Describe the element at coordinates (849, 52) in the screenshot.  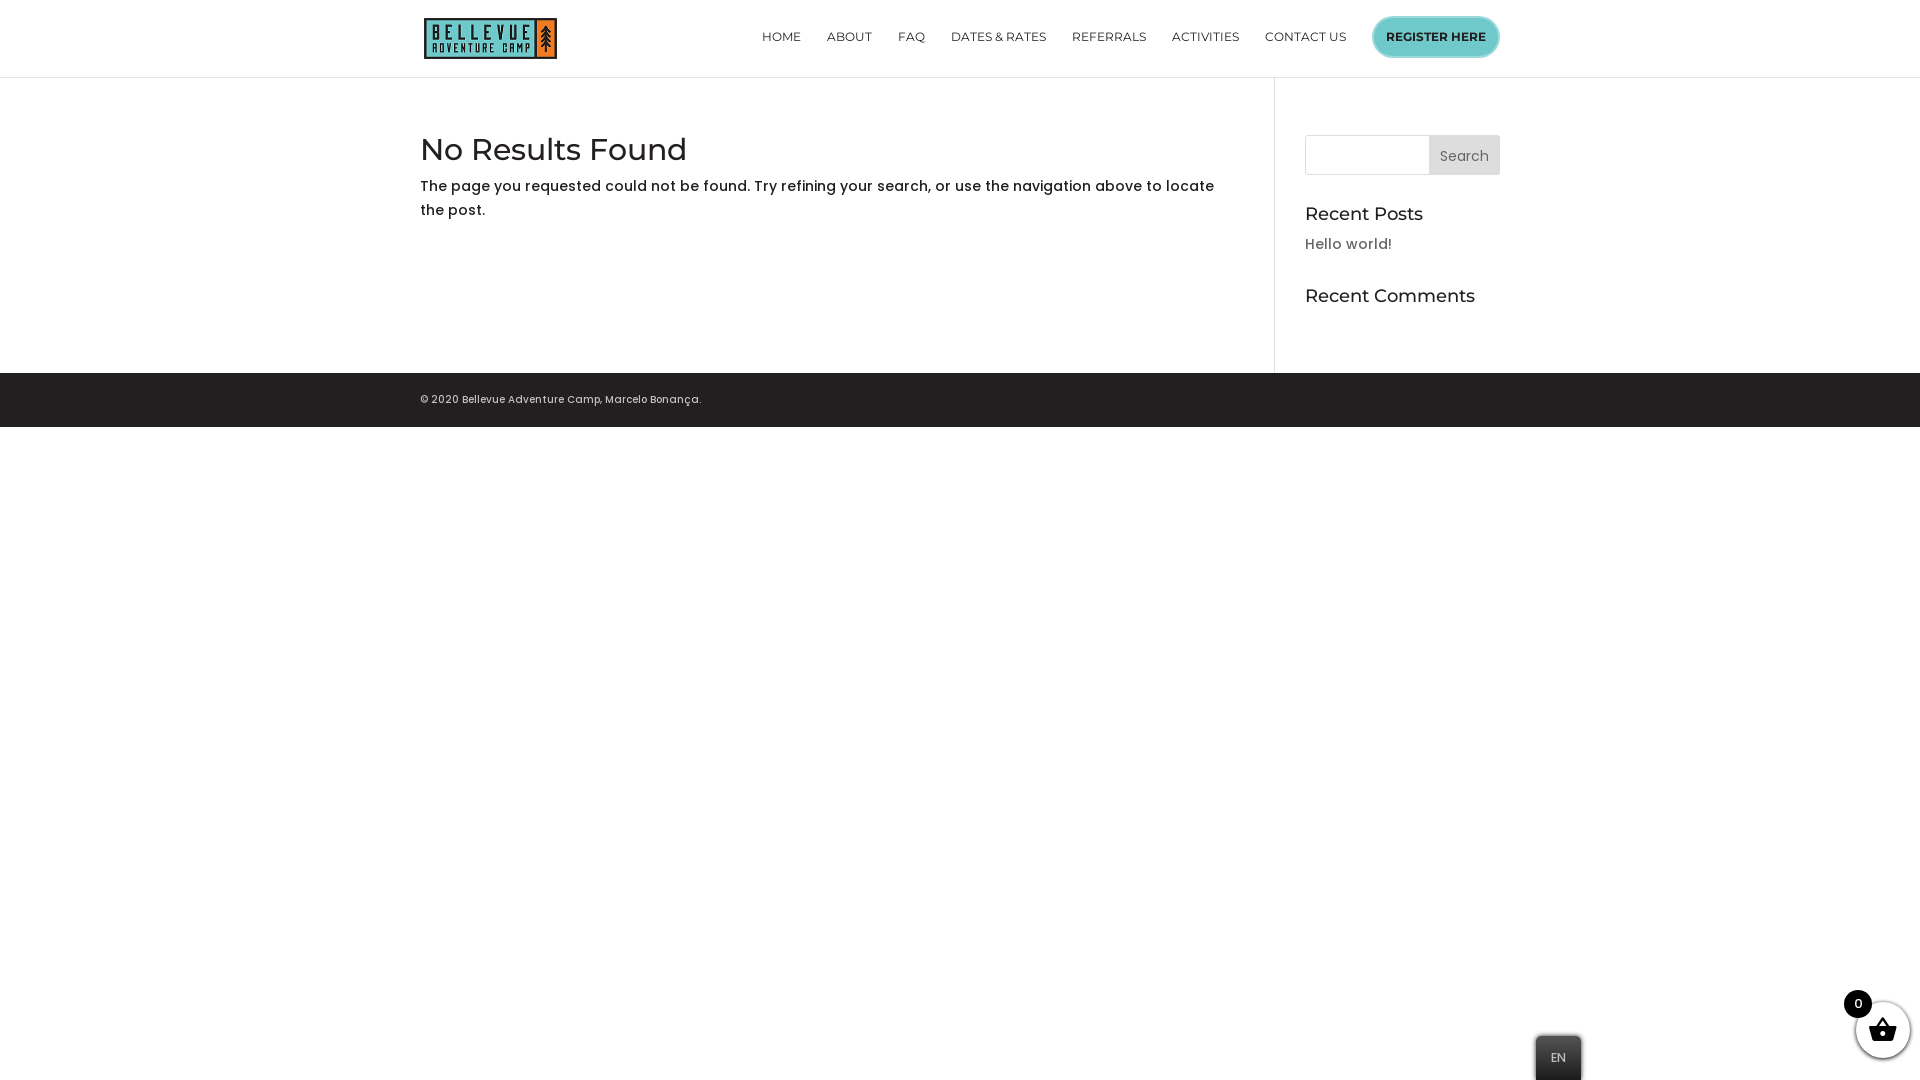
I see `'ABOUT'` at that location.